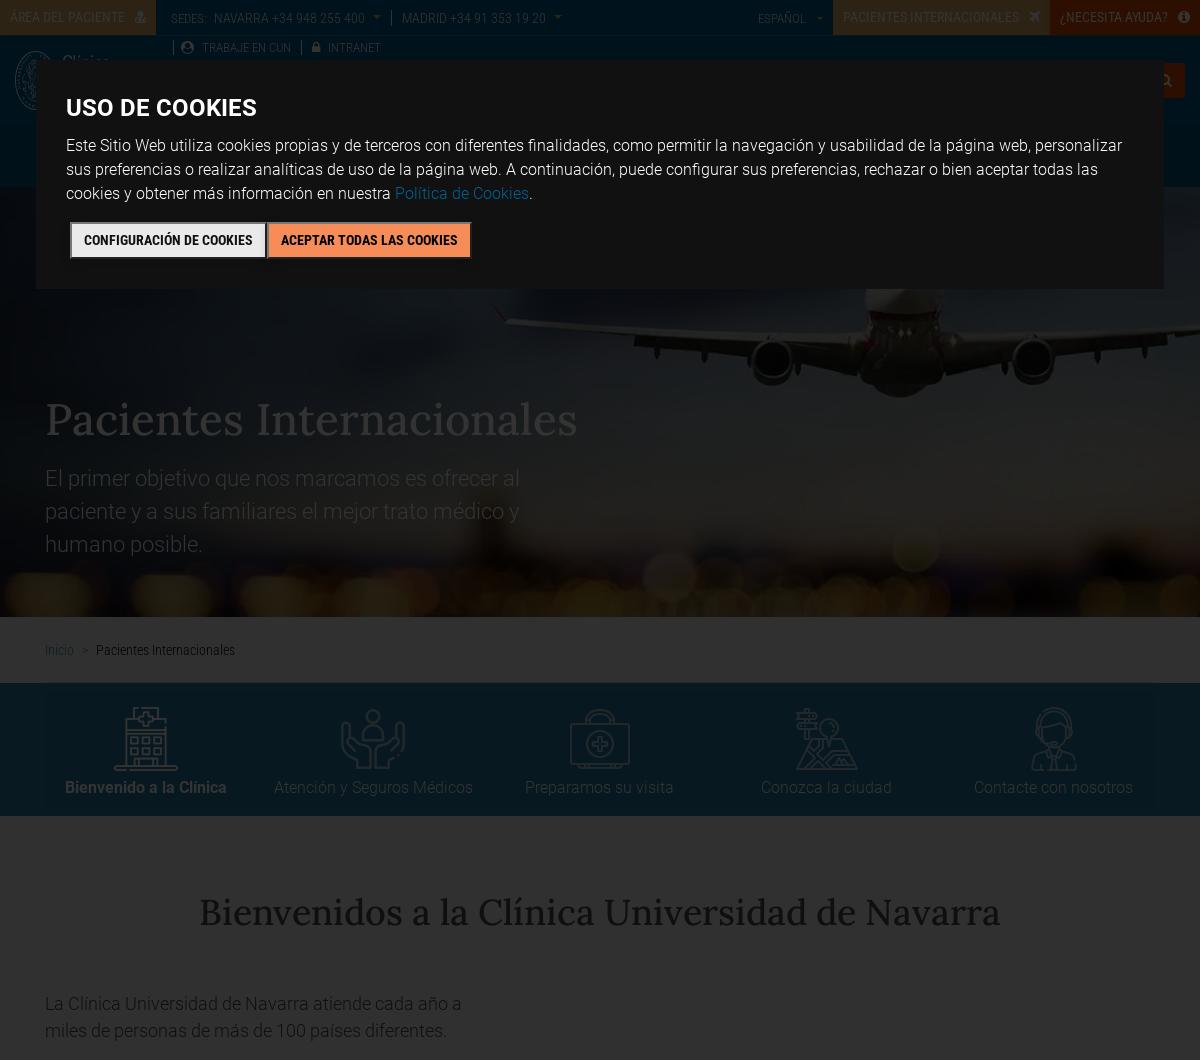 The height and width of the screenshot is (1060, 1200). I want to click on 'El primer objetivo que nos marcamos es ofrecer al paciente y a sus familiares el mejor trato médico y humano posible.', so click(281, 510).